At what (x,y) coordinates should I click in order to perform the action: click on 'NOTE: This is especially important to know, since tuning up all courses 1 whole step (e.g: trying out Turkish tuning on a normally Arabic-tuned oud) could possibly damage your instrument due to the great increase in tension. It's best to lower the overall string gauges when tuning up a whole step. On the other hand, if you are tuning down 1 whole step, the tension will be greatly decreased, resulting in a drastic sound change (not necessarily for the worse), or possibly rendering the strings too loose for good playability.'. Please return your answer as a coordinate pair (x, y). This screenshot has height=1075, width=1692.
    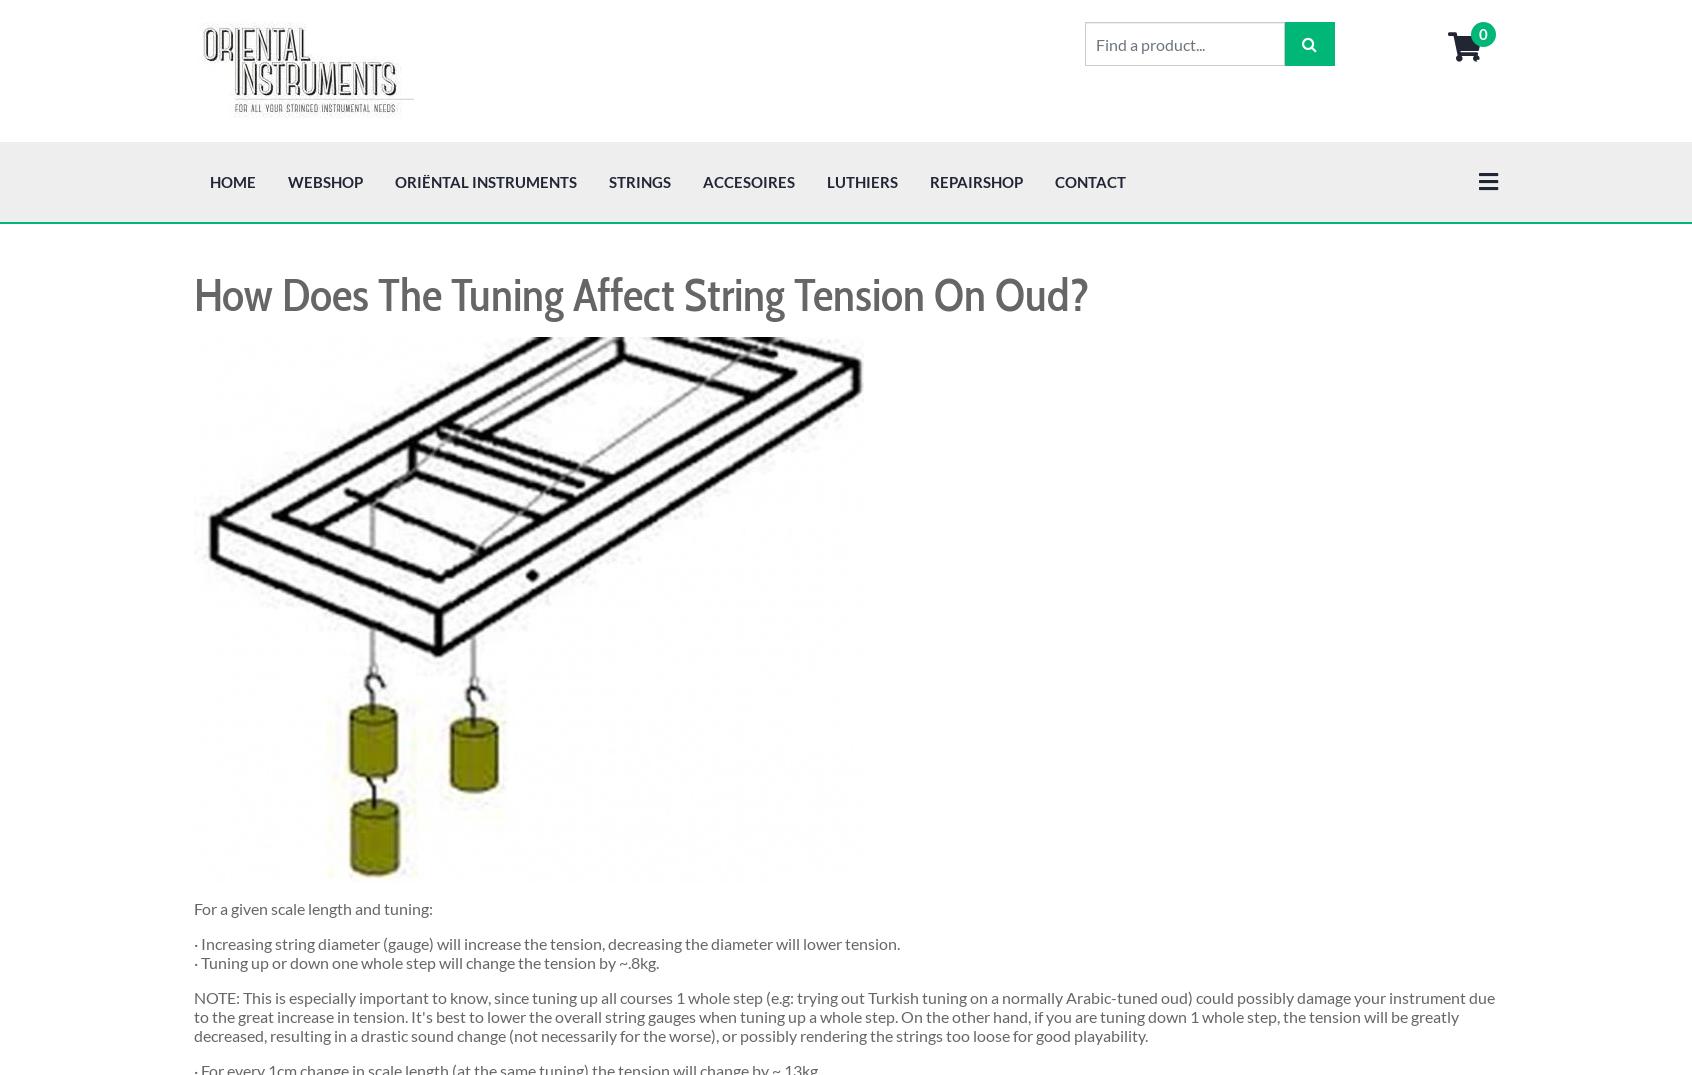
    Looking at the image, I should click on (844, 873).